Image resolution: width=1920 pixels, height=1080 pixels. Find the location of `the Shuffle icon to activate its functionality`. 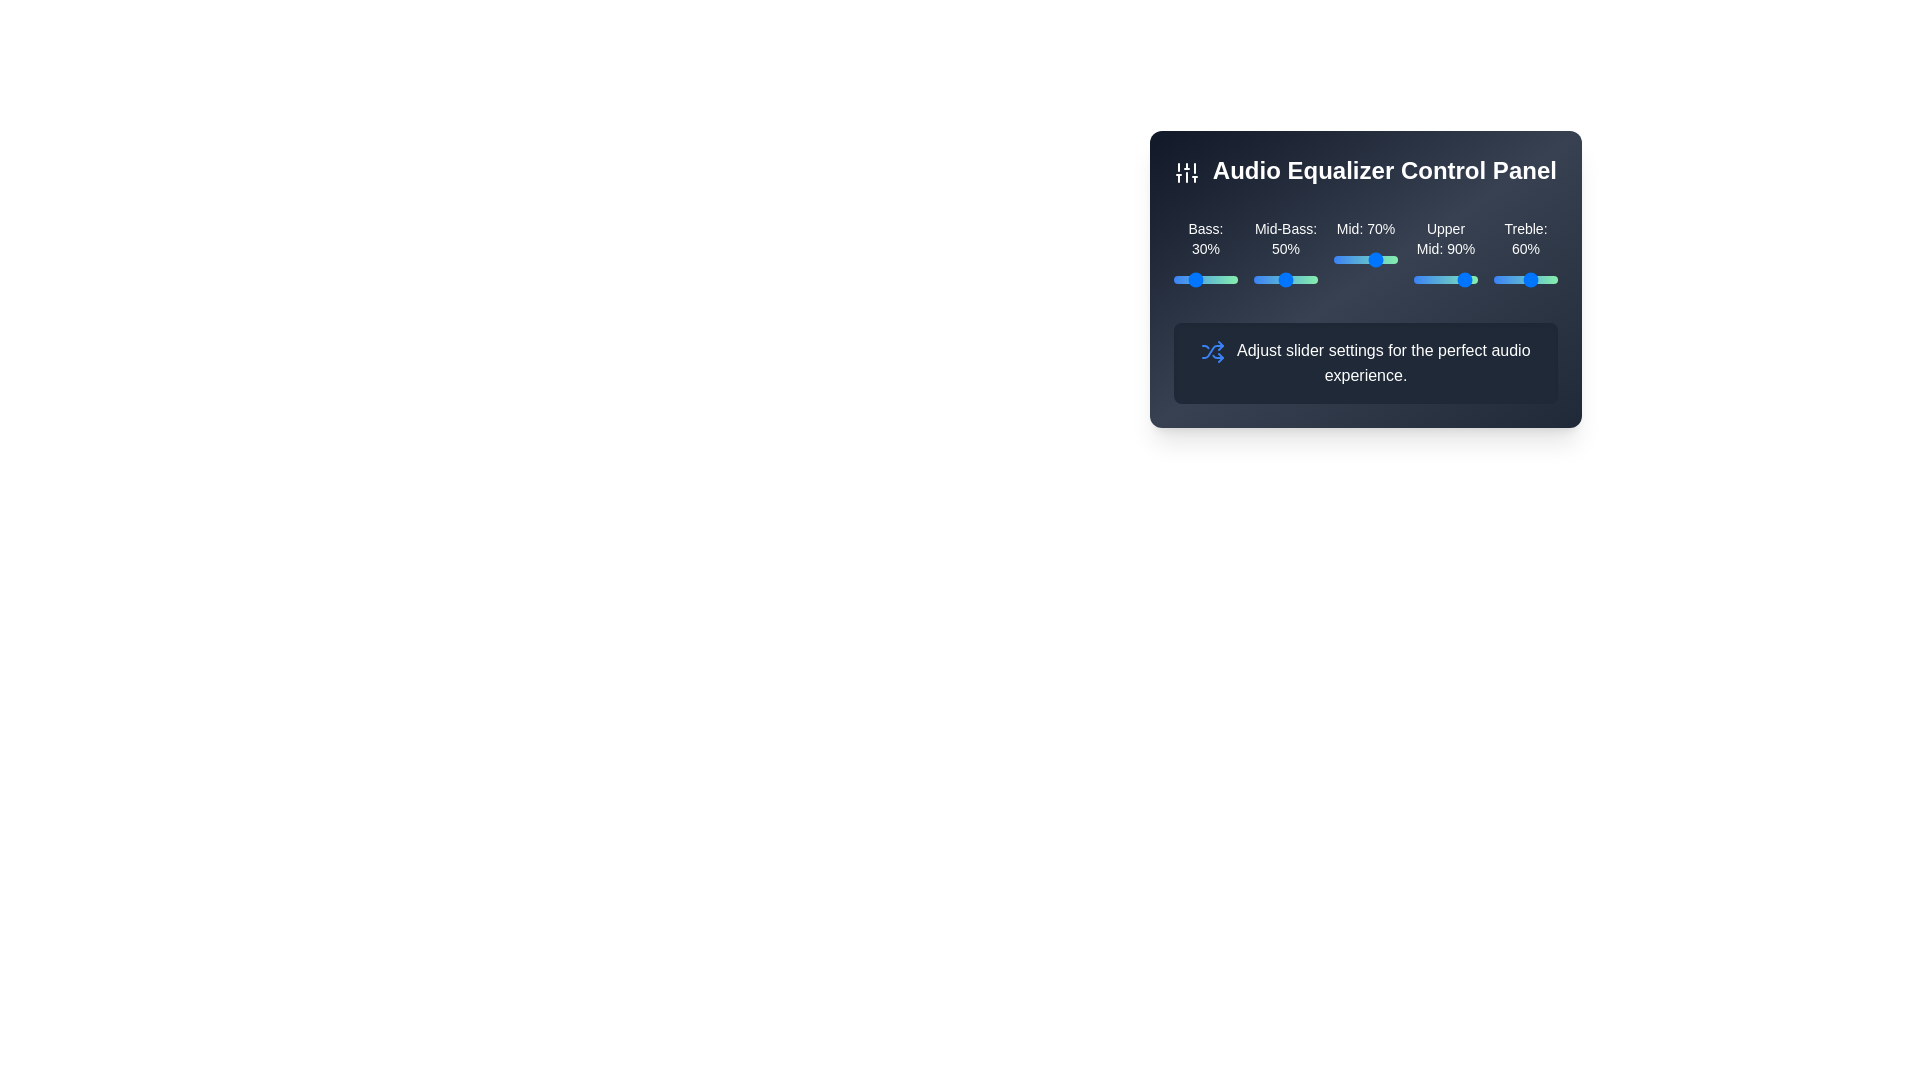

the Shuffle icon to activate its functionality is located at coordinates (1212, 350).